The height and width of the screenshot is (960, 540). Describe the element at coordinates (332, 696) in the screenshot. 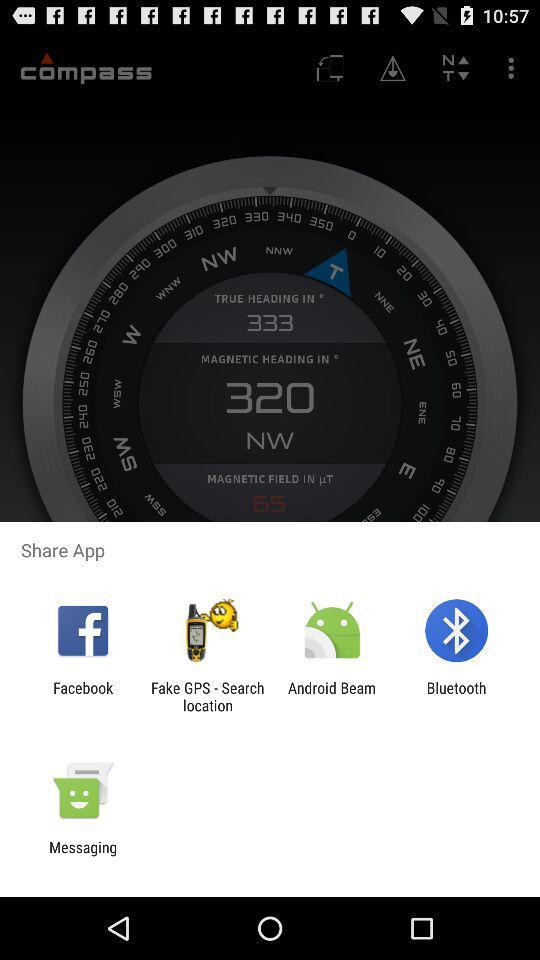

I see `the icon to the left of the bluetooth` at that location.